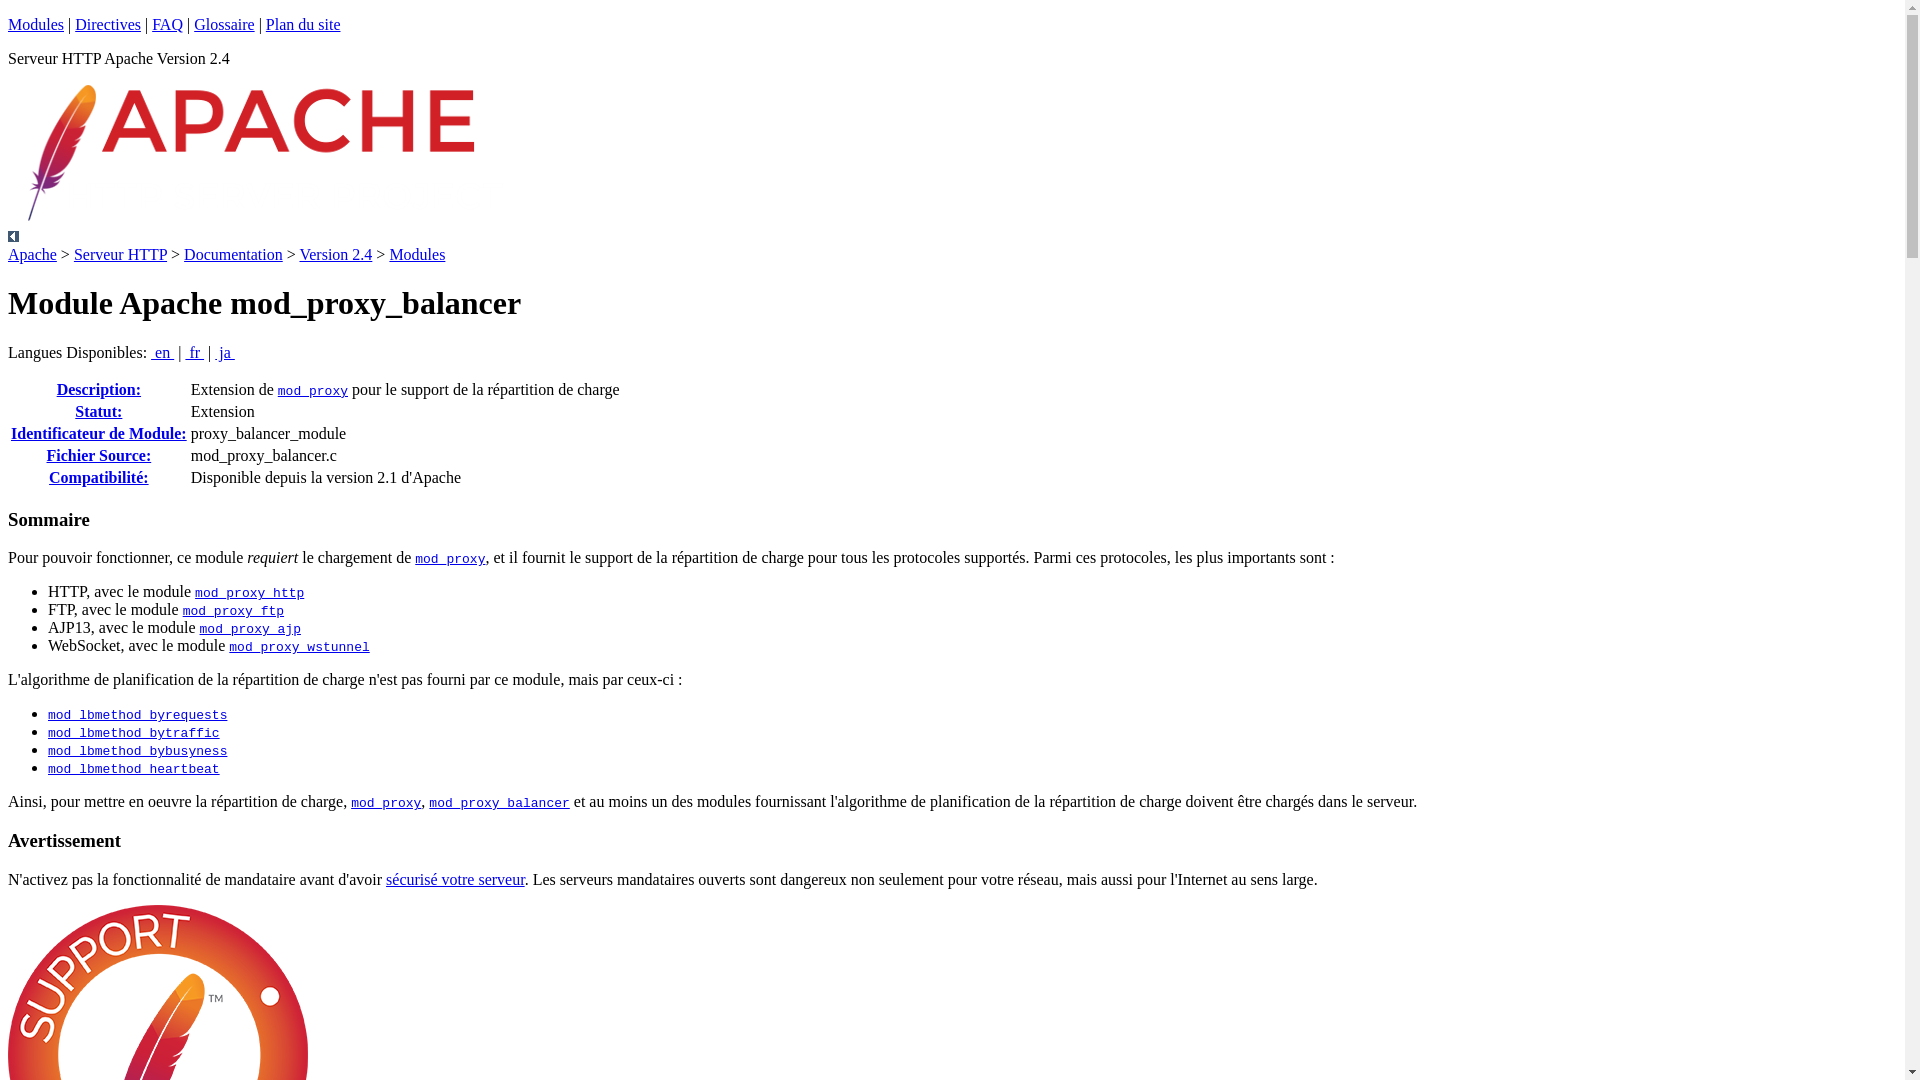 The image size is (1920, 1080). Describe the element at coordinates (335, 253) in the screenshot. I see `'Version 2.4'` at that location.